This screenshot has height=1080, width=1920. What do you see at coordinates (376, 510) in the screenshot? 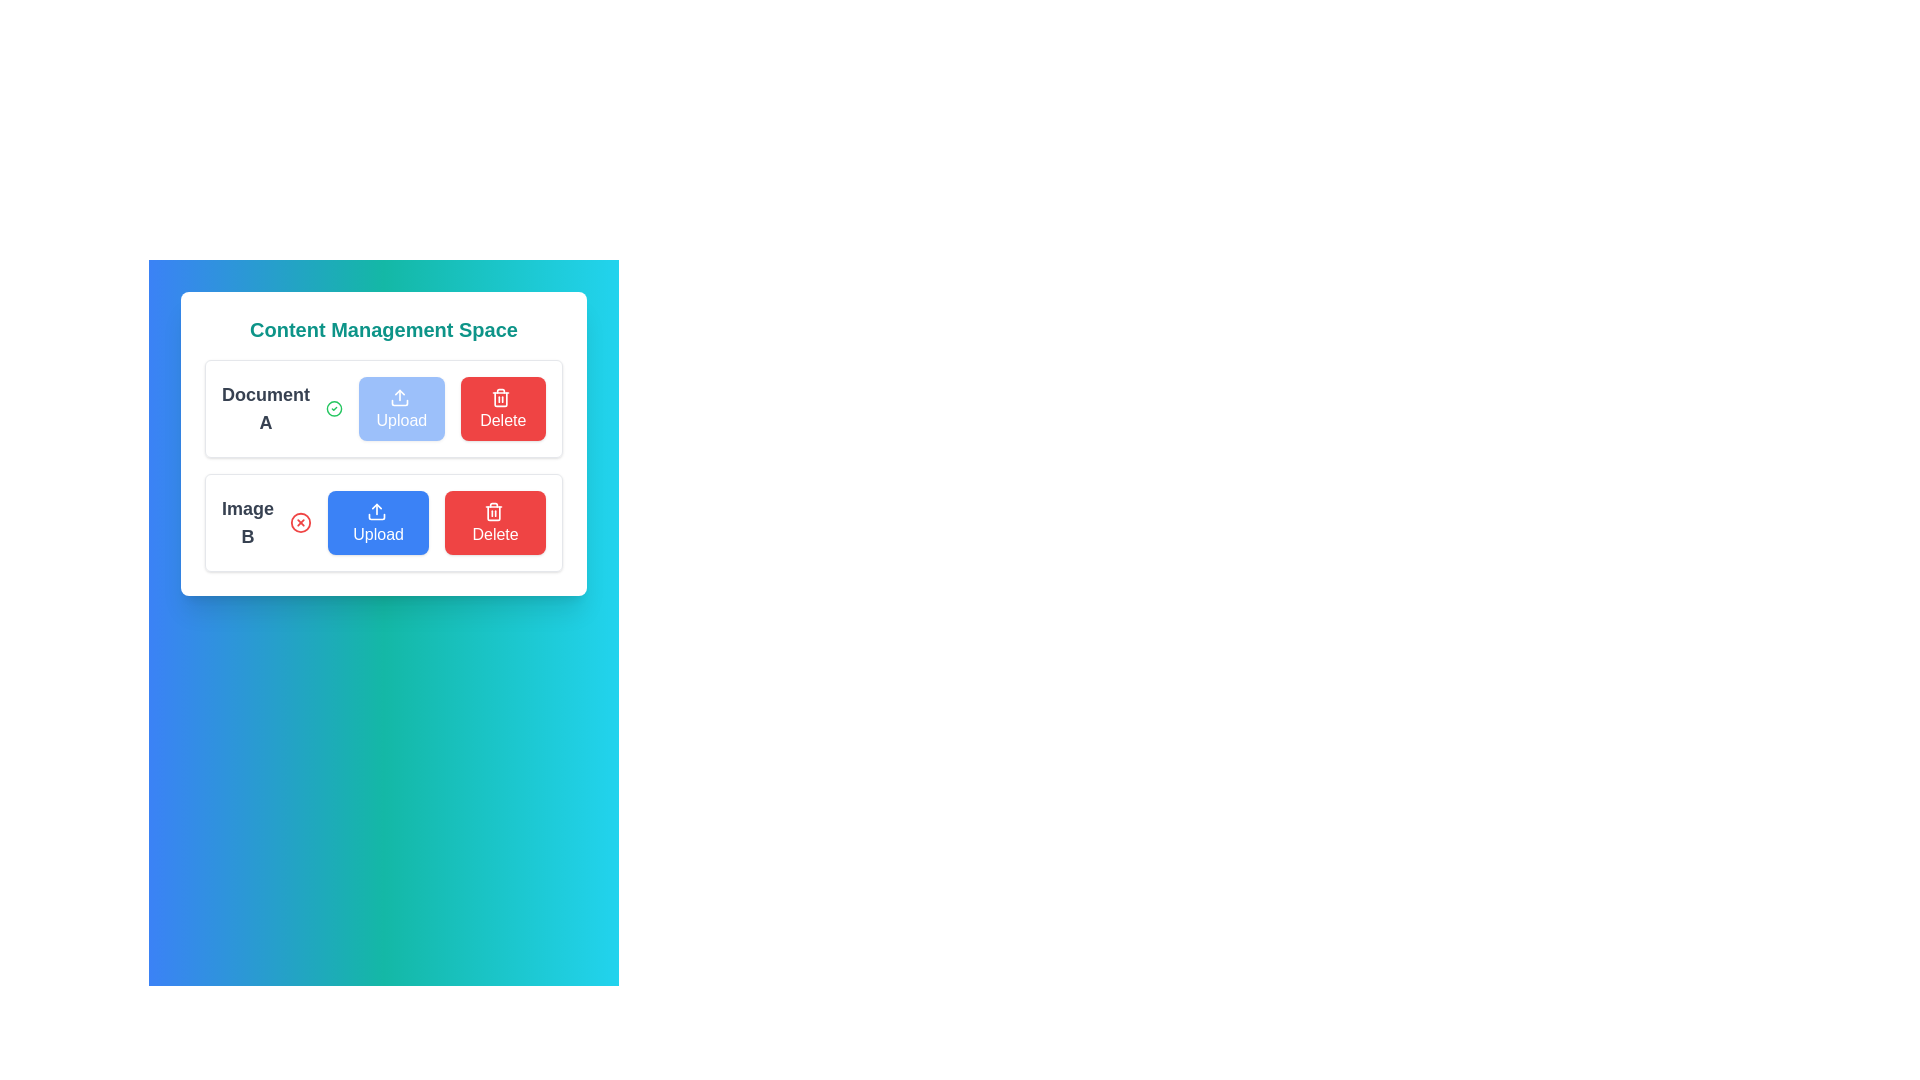
I see `the upload icon within the 'Upload' button located in the second row of the content management interface, which is part of the 'Image B' row` at bounding box center [376, 510].